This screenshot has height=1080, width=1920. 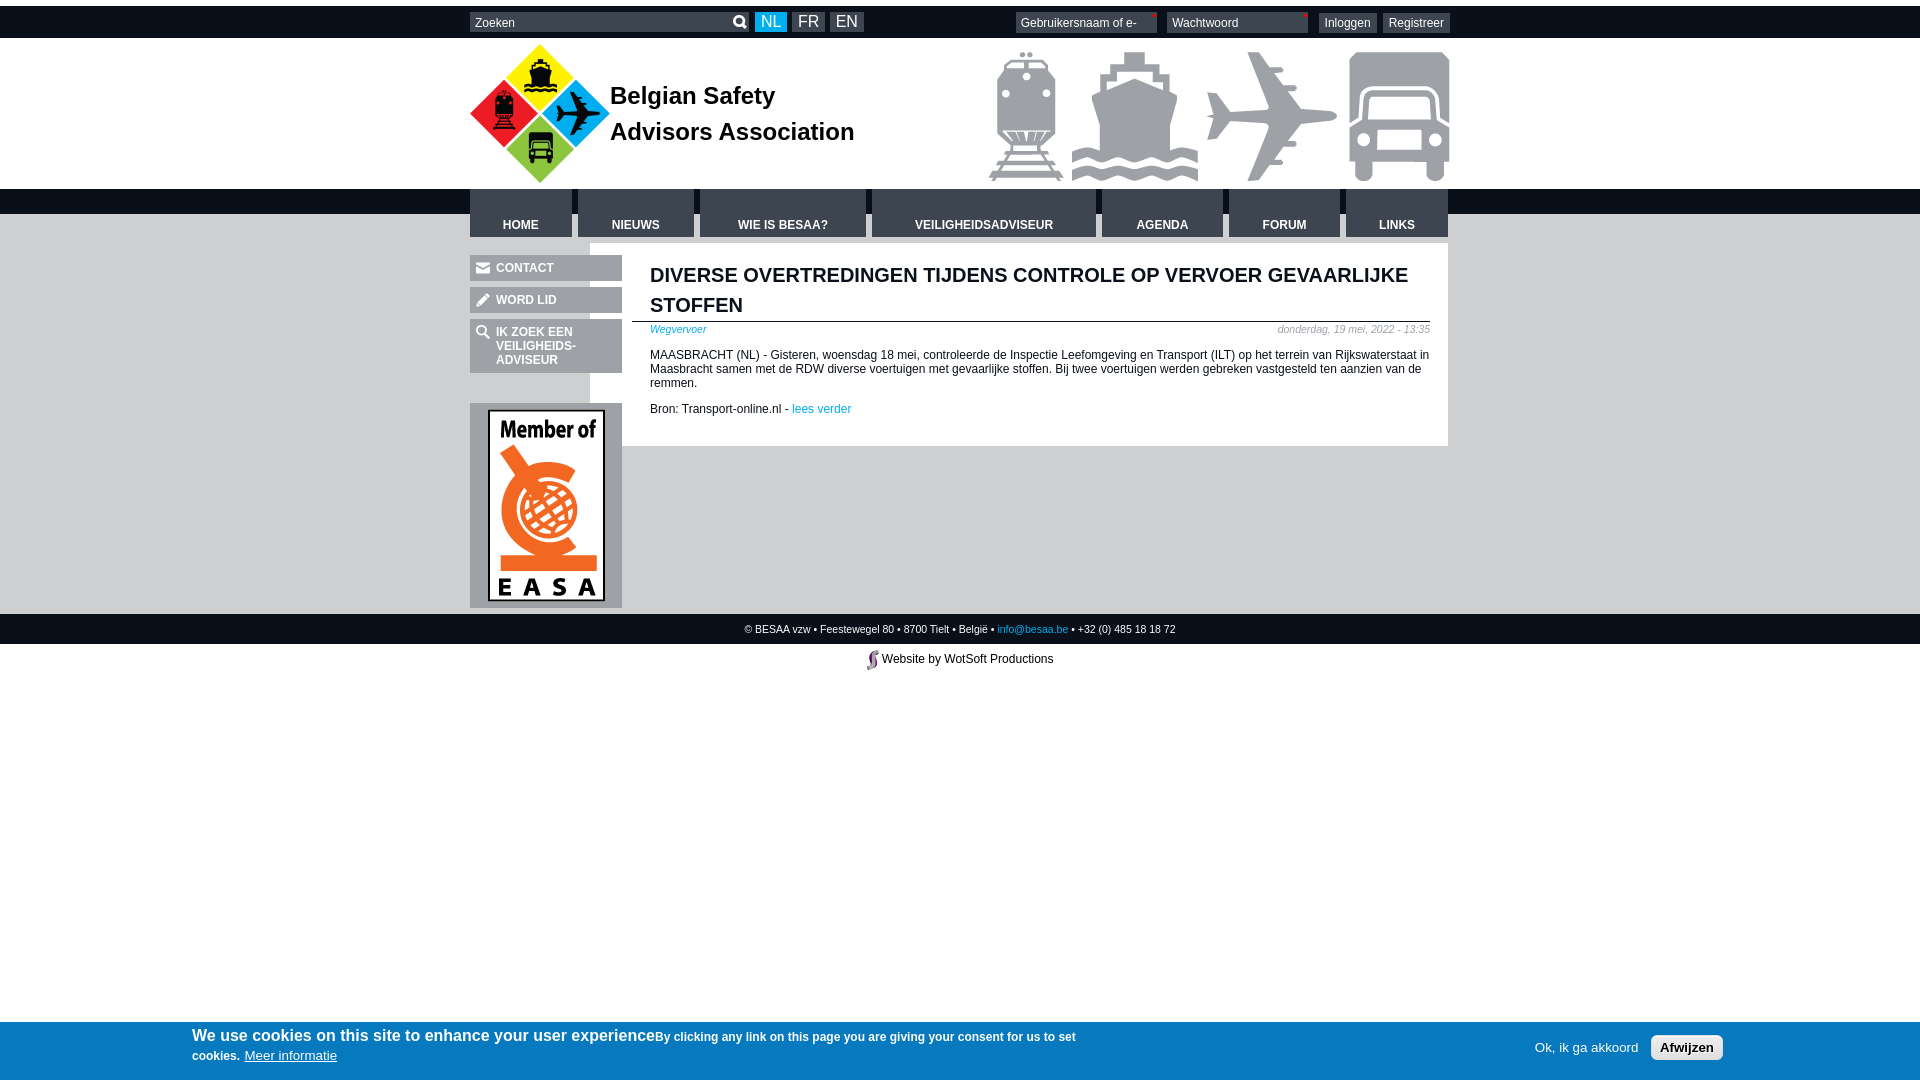 I want to click on 'NIEUWS', so click(x=634, y=212).